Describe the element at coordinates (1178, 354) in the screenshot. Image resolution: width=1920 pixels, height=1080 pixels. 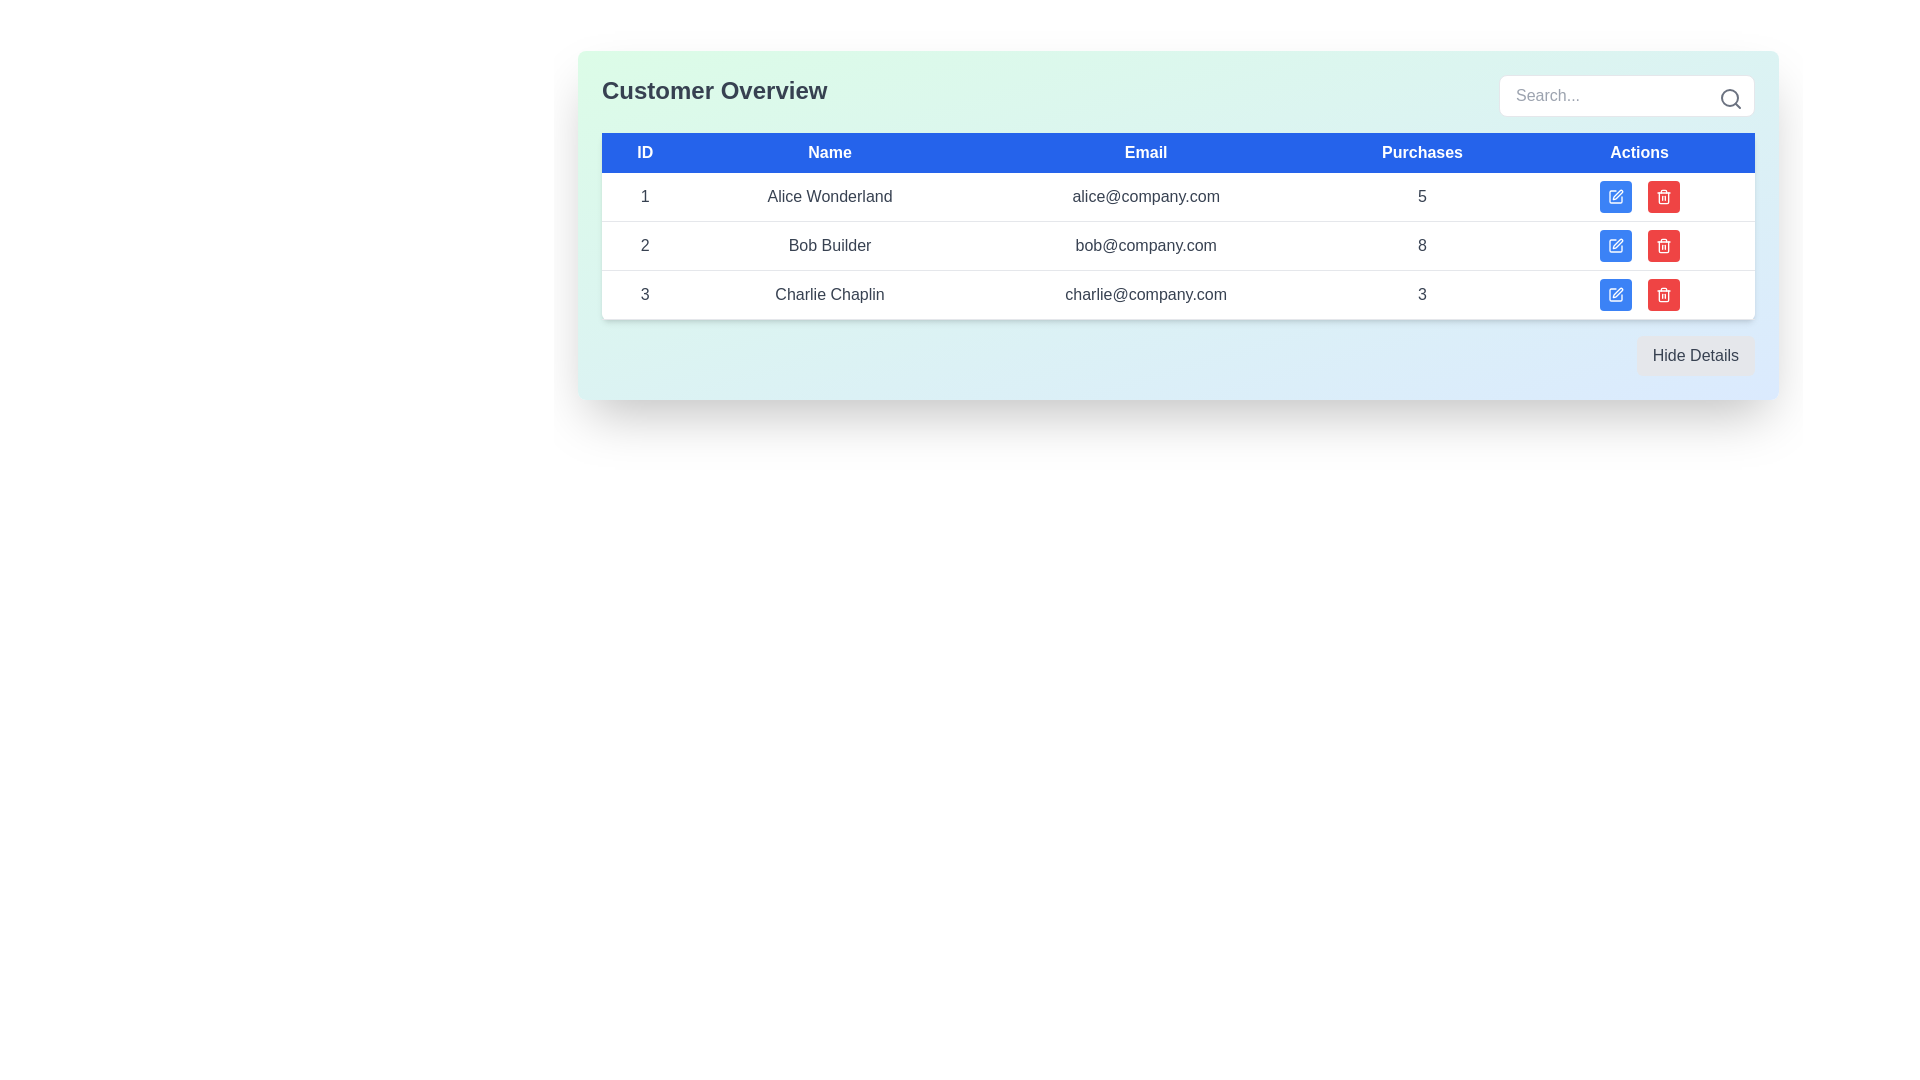
I see `the toggle button located to the far right of the last row below the table in the 'Customer Overview' component` at that location.